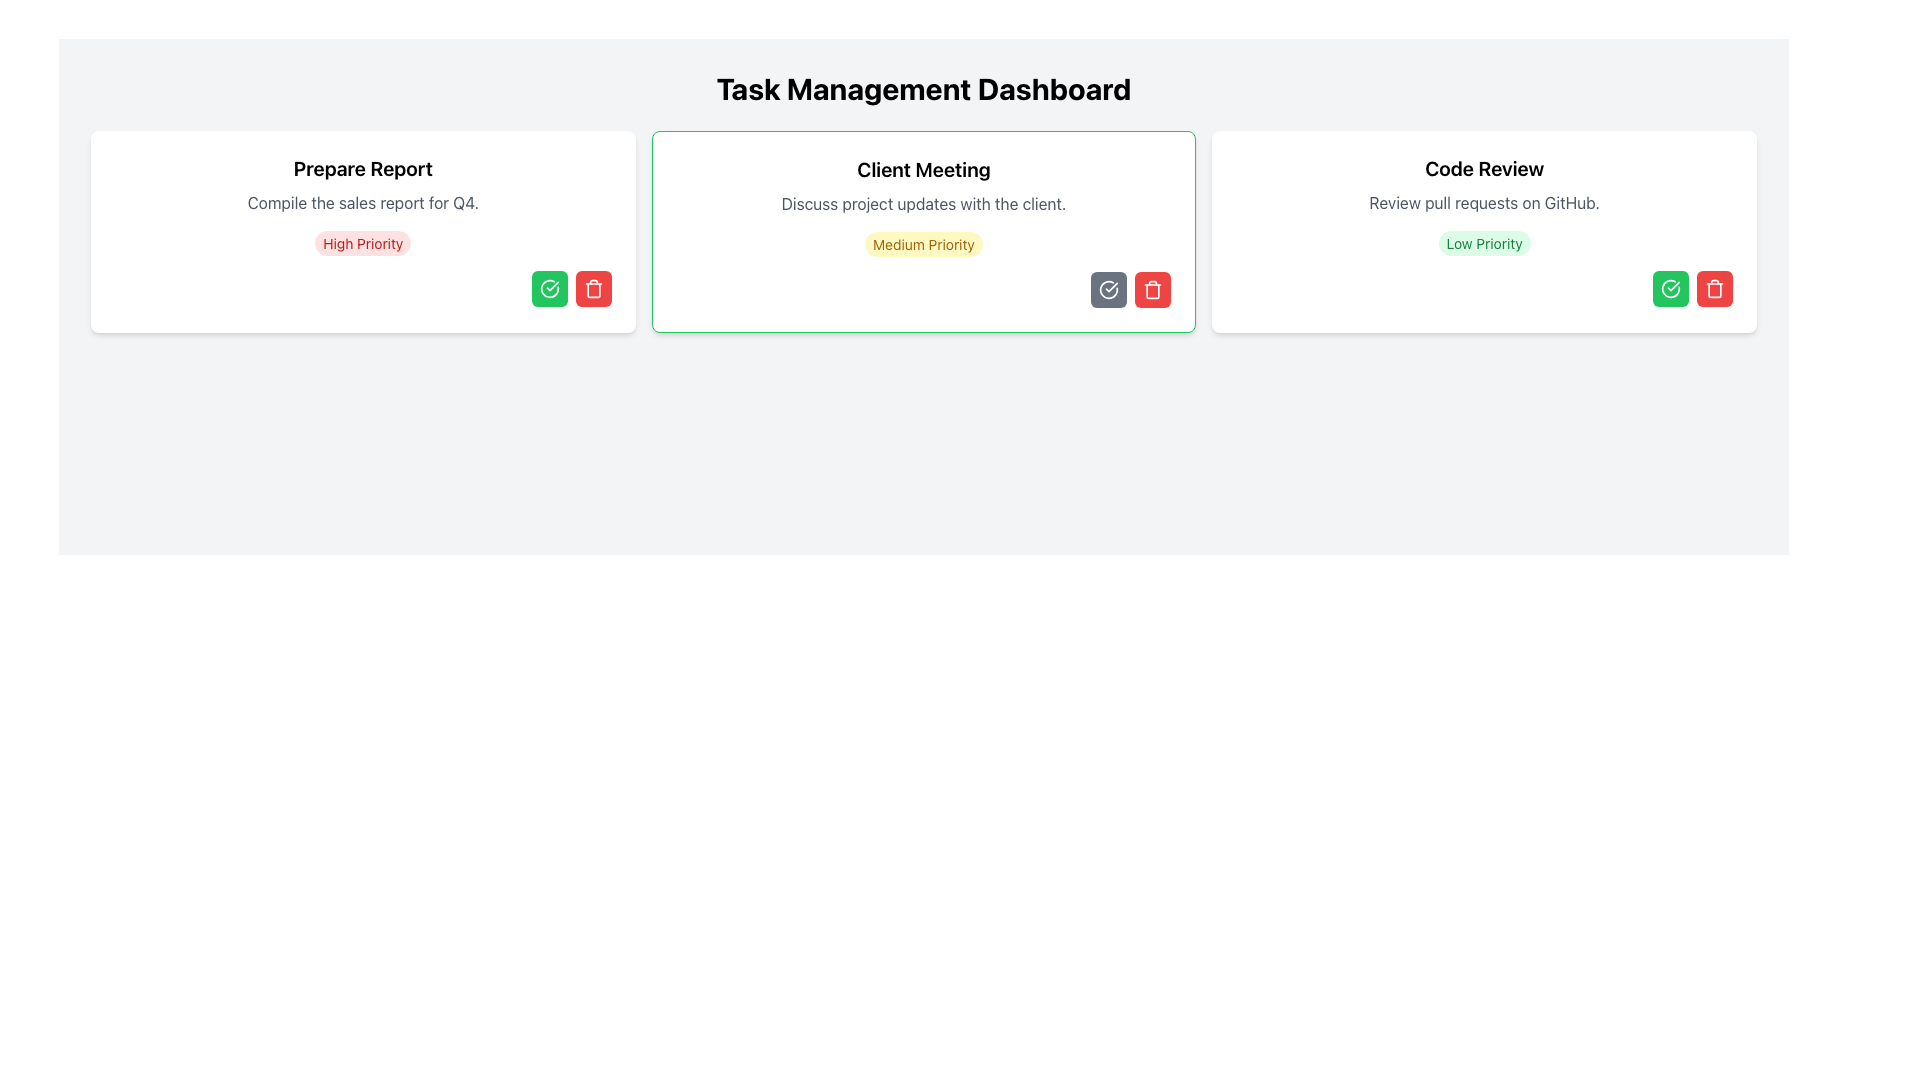  Describe the element at coordinates (1484, 168) in the screenshot. I see `the text label that serves as the header for the card related to reviewing code, located at the top section of the card on the far right side of three horizontally aligned panels` at that location.